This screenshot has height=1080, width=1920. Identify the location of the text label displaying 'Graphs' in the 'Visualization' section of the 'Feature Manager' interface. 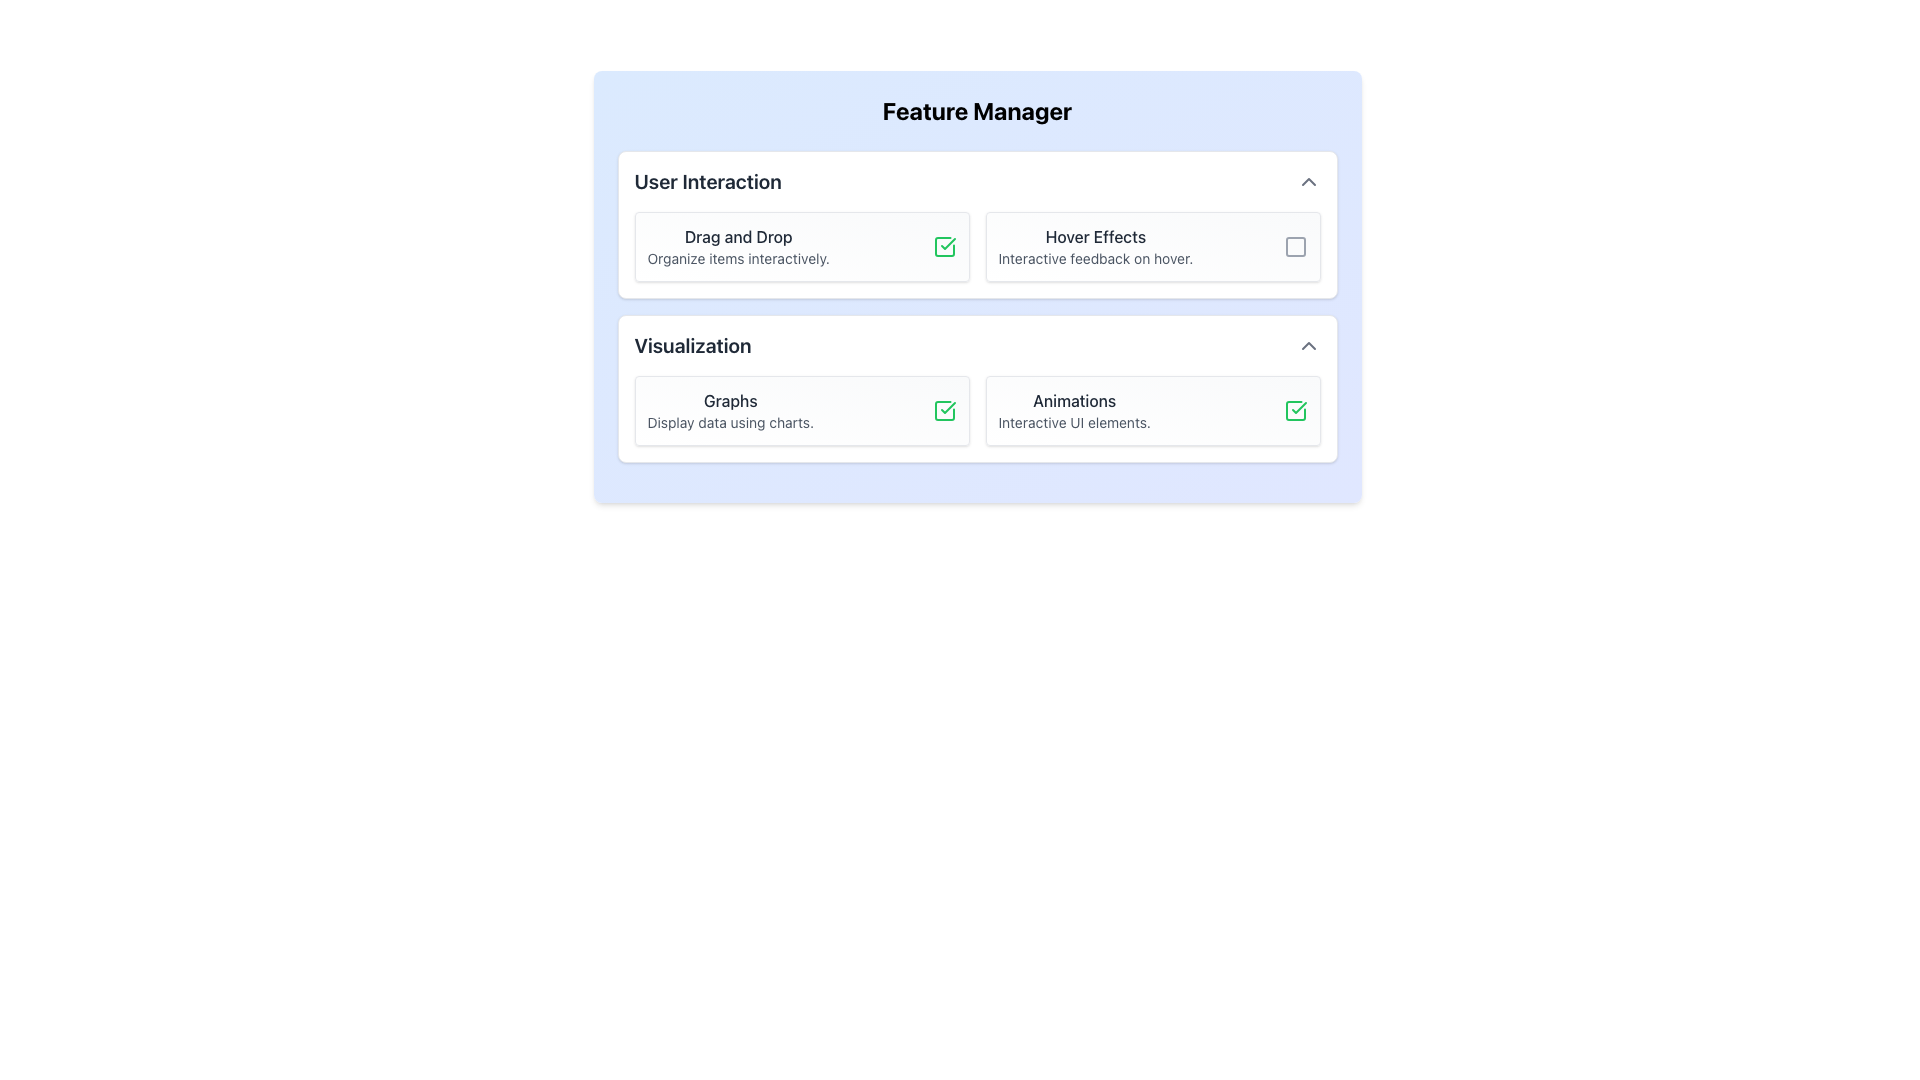
(729, 401).